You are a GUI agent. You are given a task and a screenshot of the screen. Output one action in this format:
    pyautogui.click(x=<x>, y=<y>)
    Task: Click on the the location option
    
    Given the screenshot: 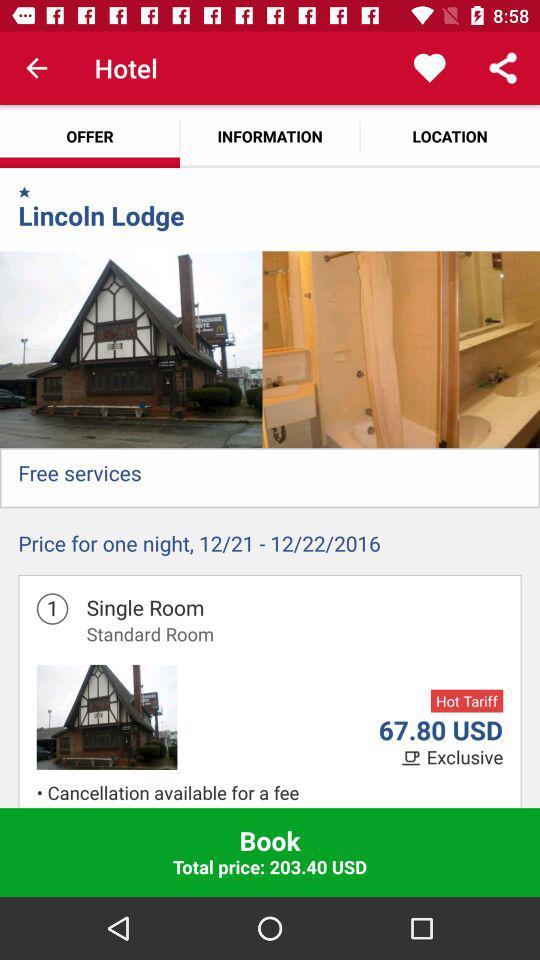 What is the action you would take?
    pyautogui.click(x=449, y=135)
    